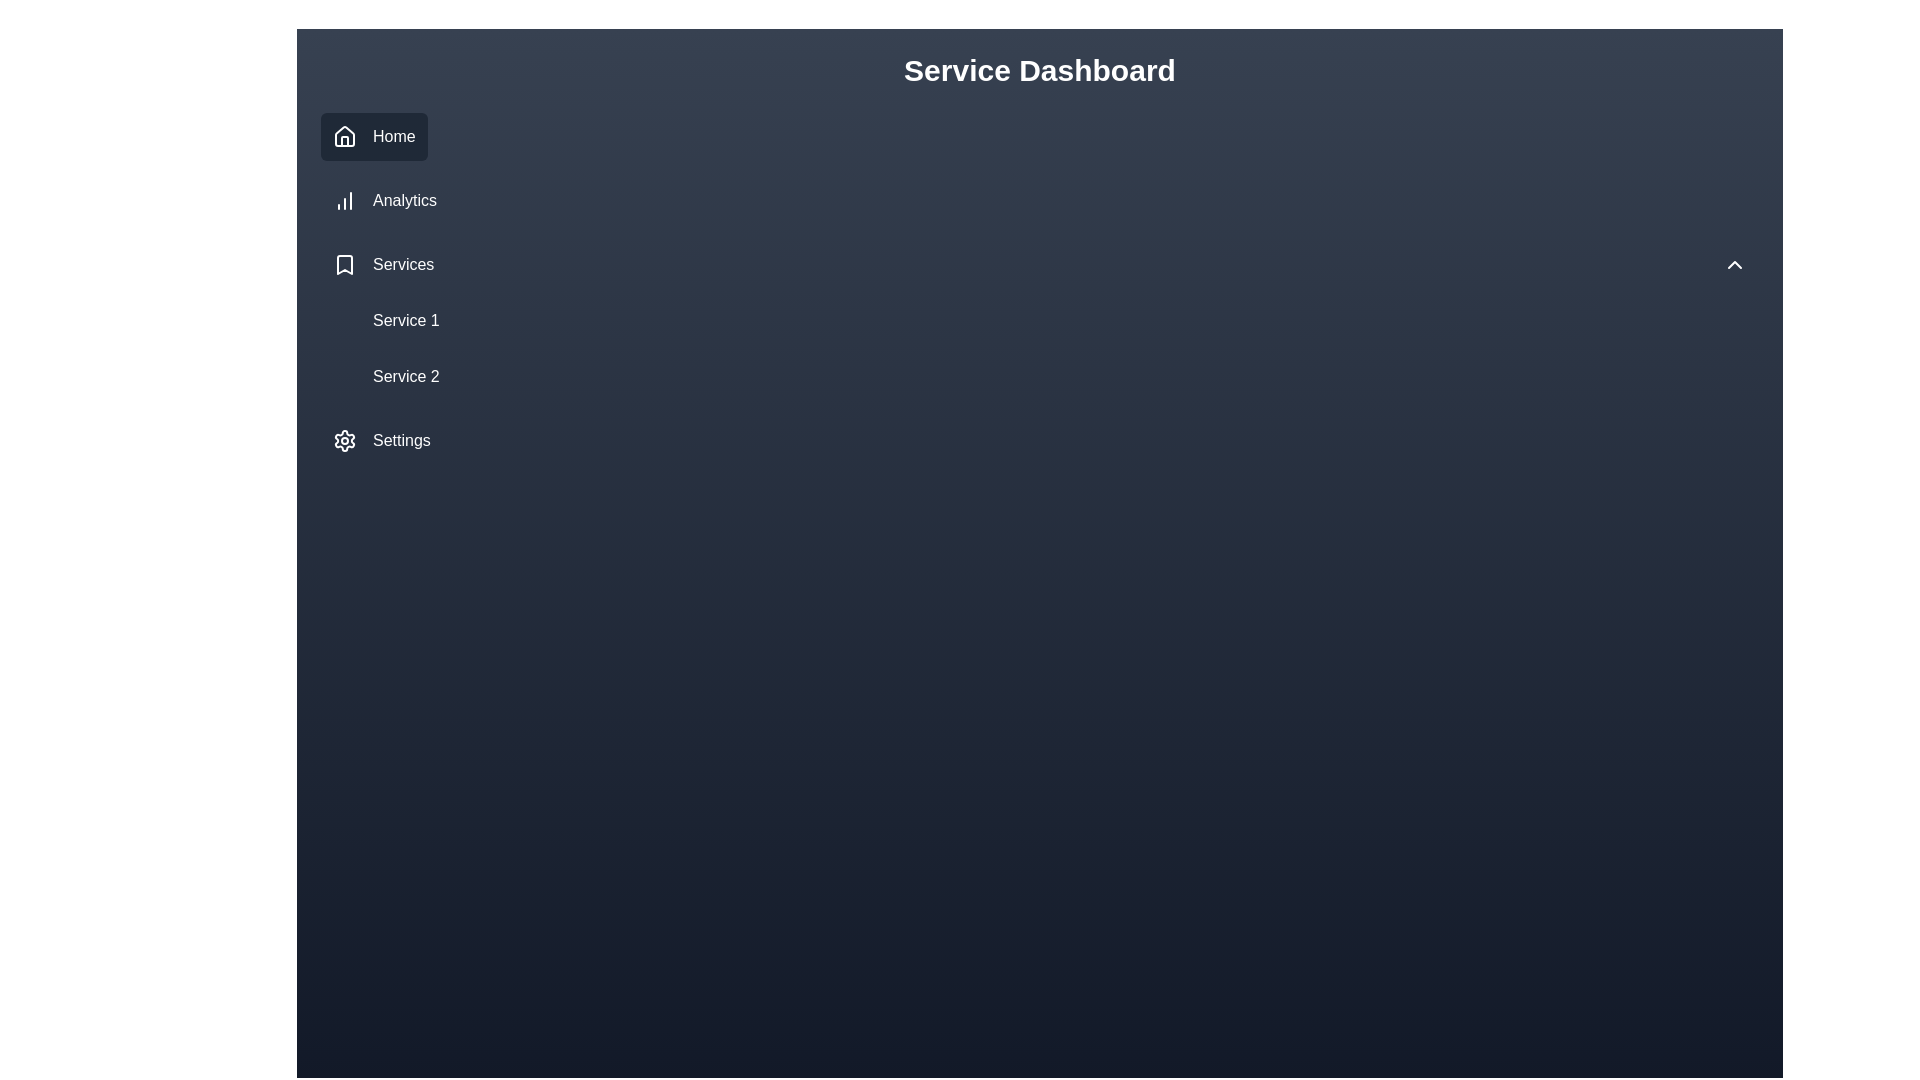  What do you see at coordinates (345, 264) in the screenshot?
I see `the 'Services' icon in the navigation menu` at bounding box center [345, 264].